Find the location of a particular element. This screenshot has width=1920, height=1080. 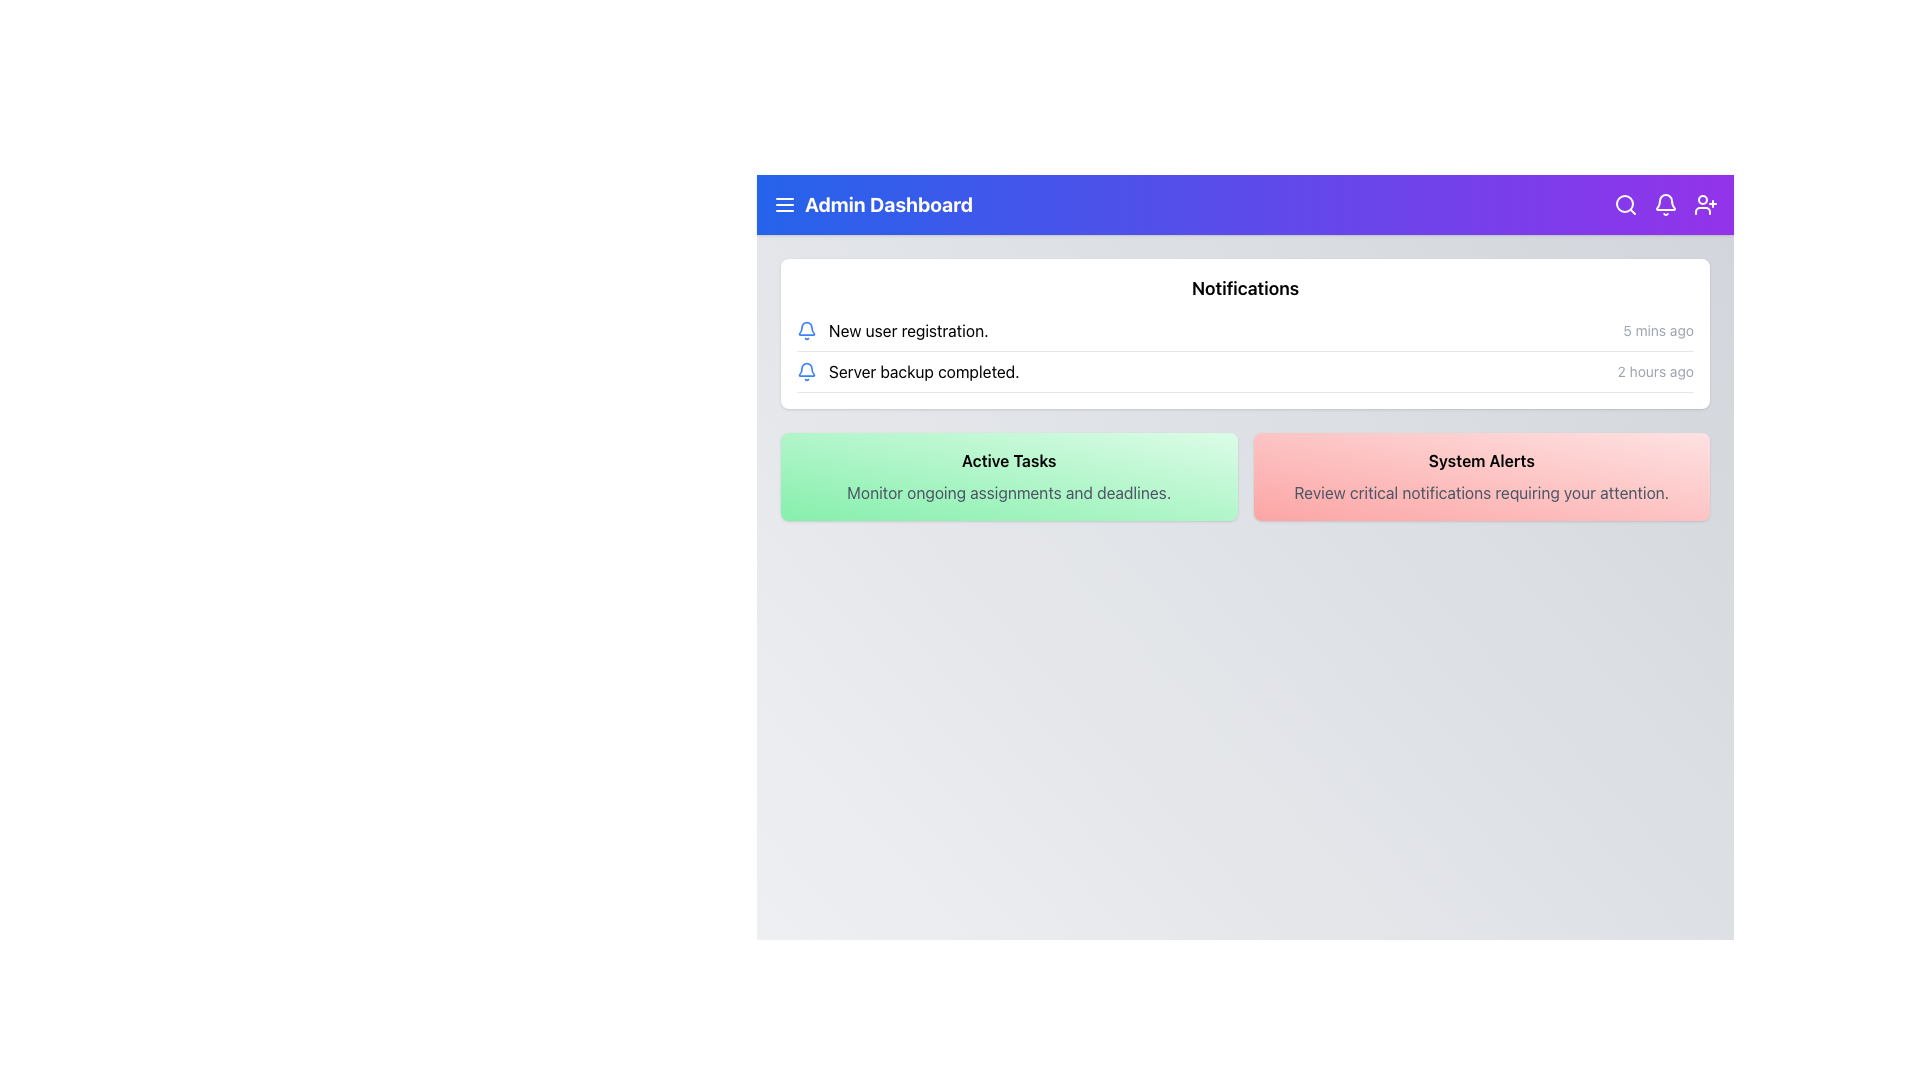

the horizontal navigation bar at the top of the page which includes the 'Admin Dashboard' title and interactive icons is located at coordinates (1244, 204).